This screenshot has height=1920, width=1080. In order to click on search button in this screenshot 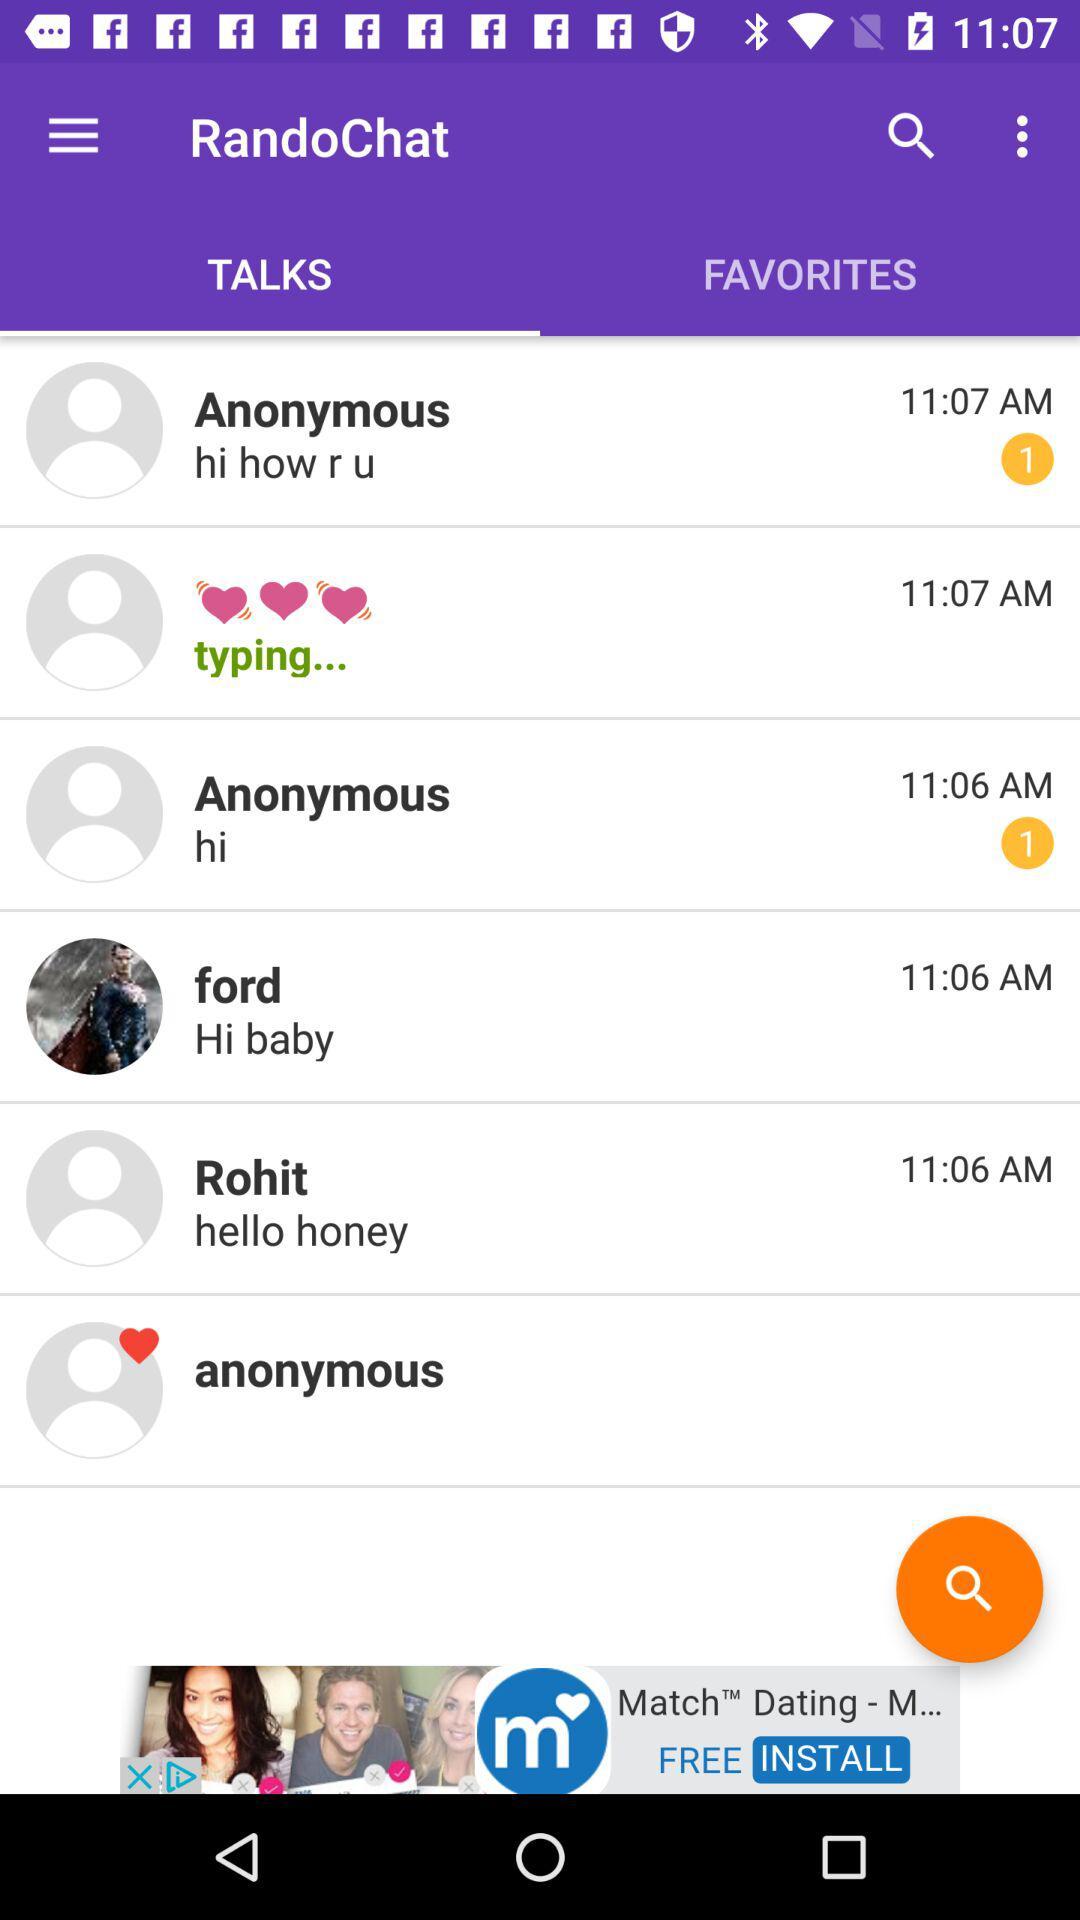, I will do `click(968, 1588)`.